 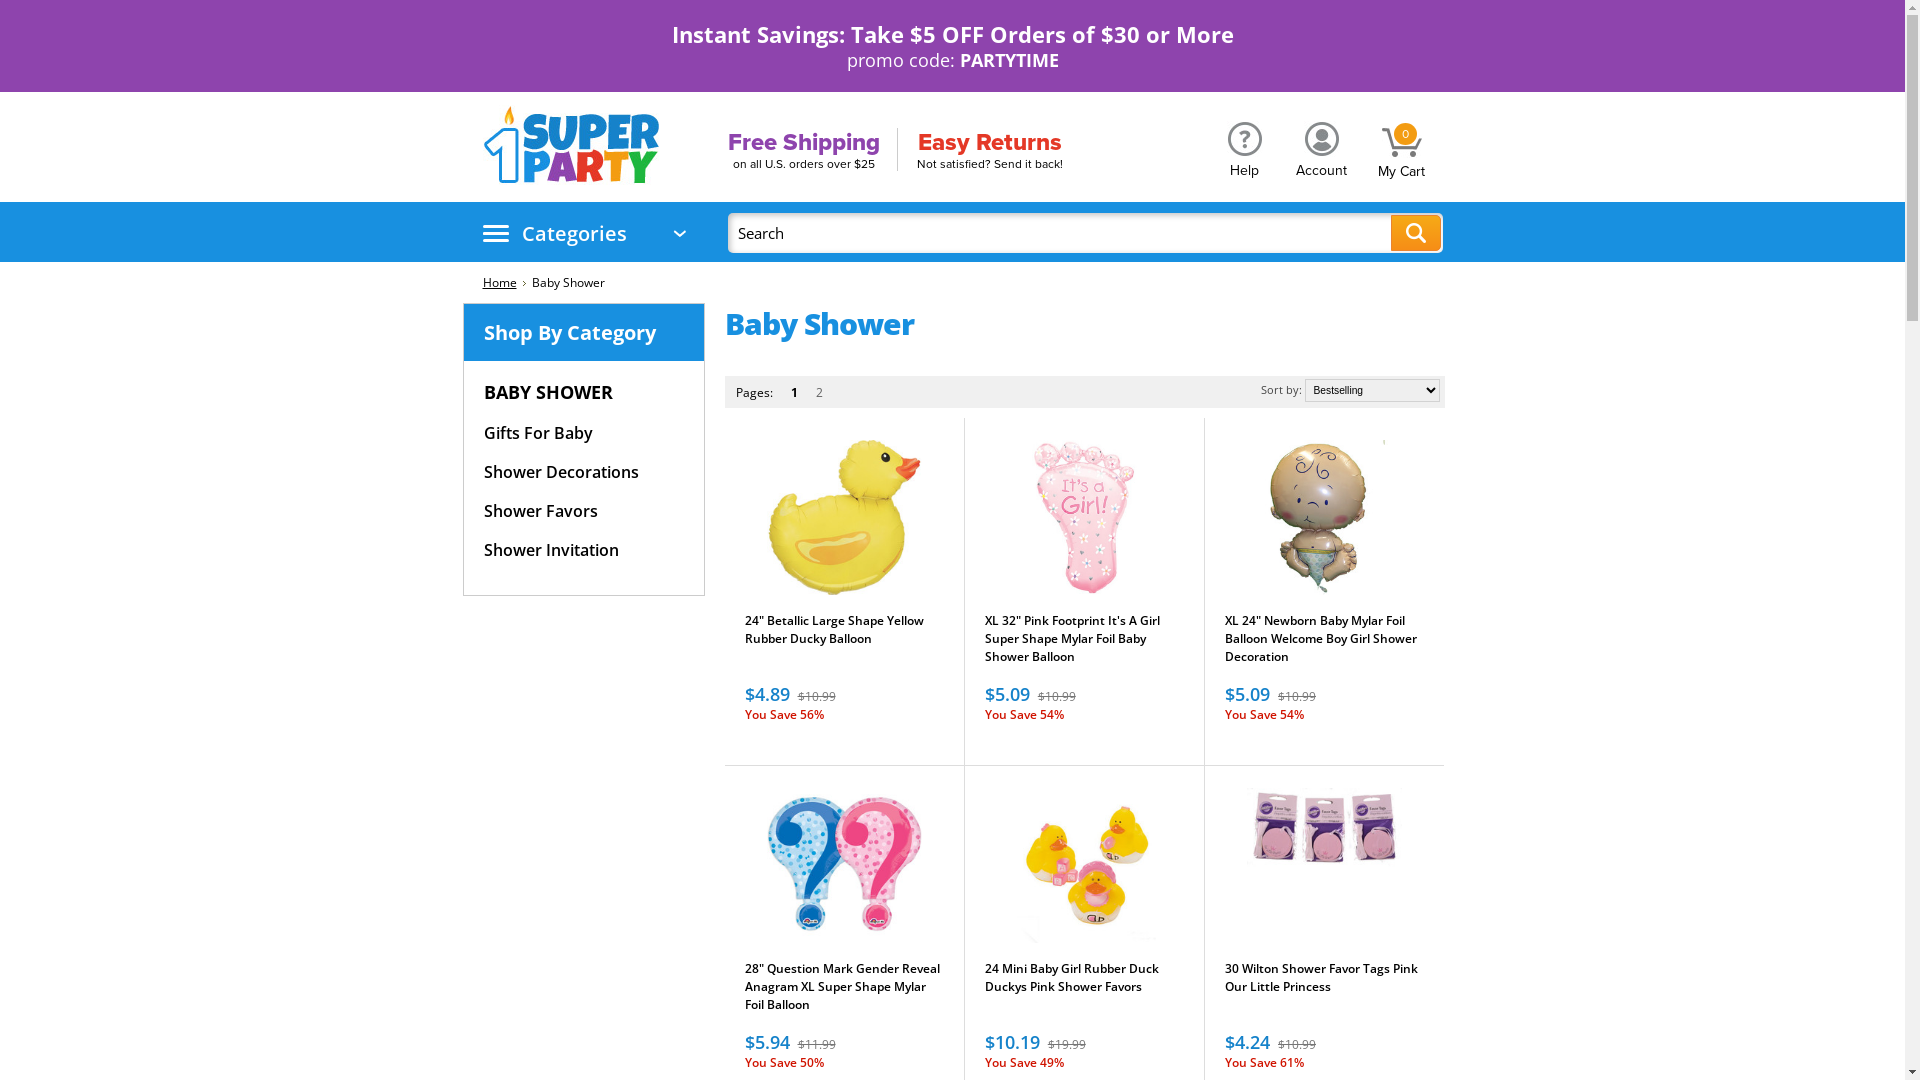 What do you see at coordinates (541, 510) in the screenshot?
I see `'Shower Favors'` at bounding box center [541, 510].